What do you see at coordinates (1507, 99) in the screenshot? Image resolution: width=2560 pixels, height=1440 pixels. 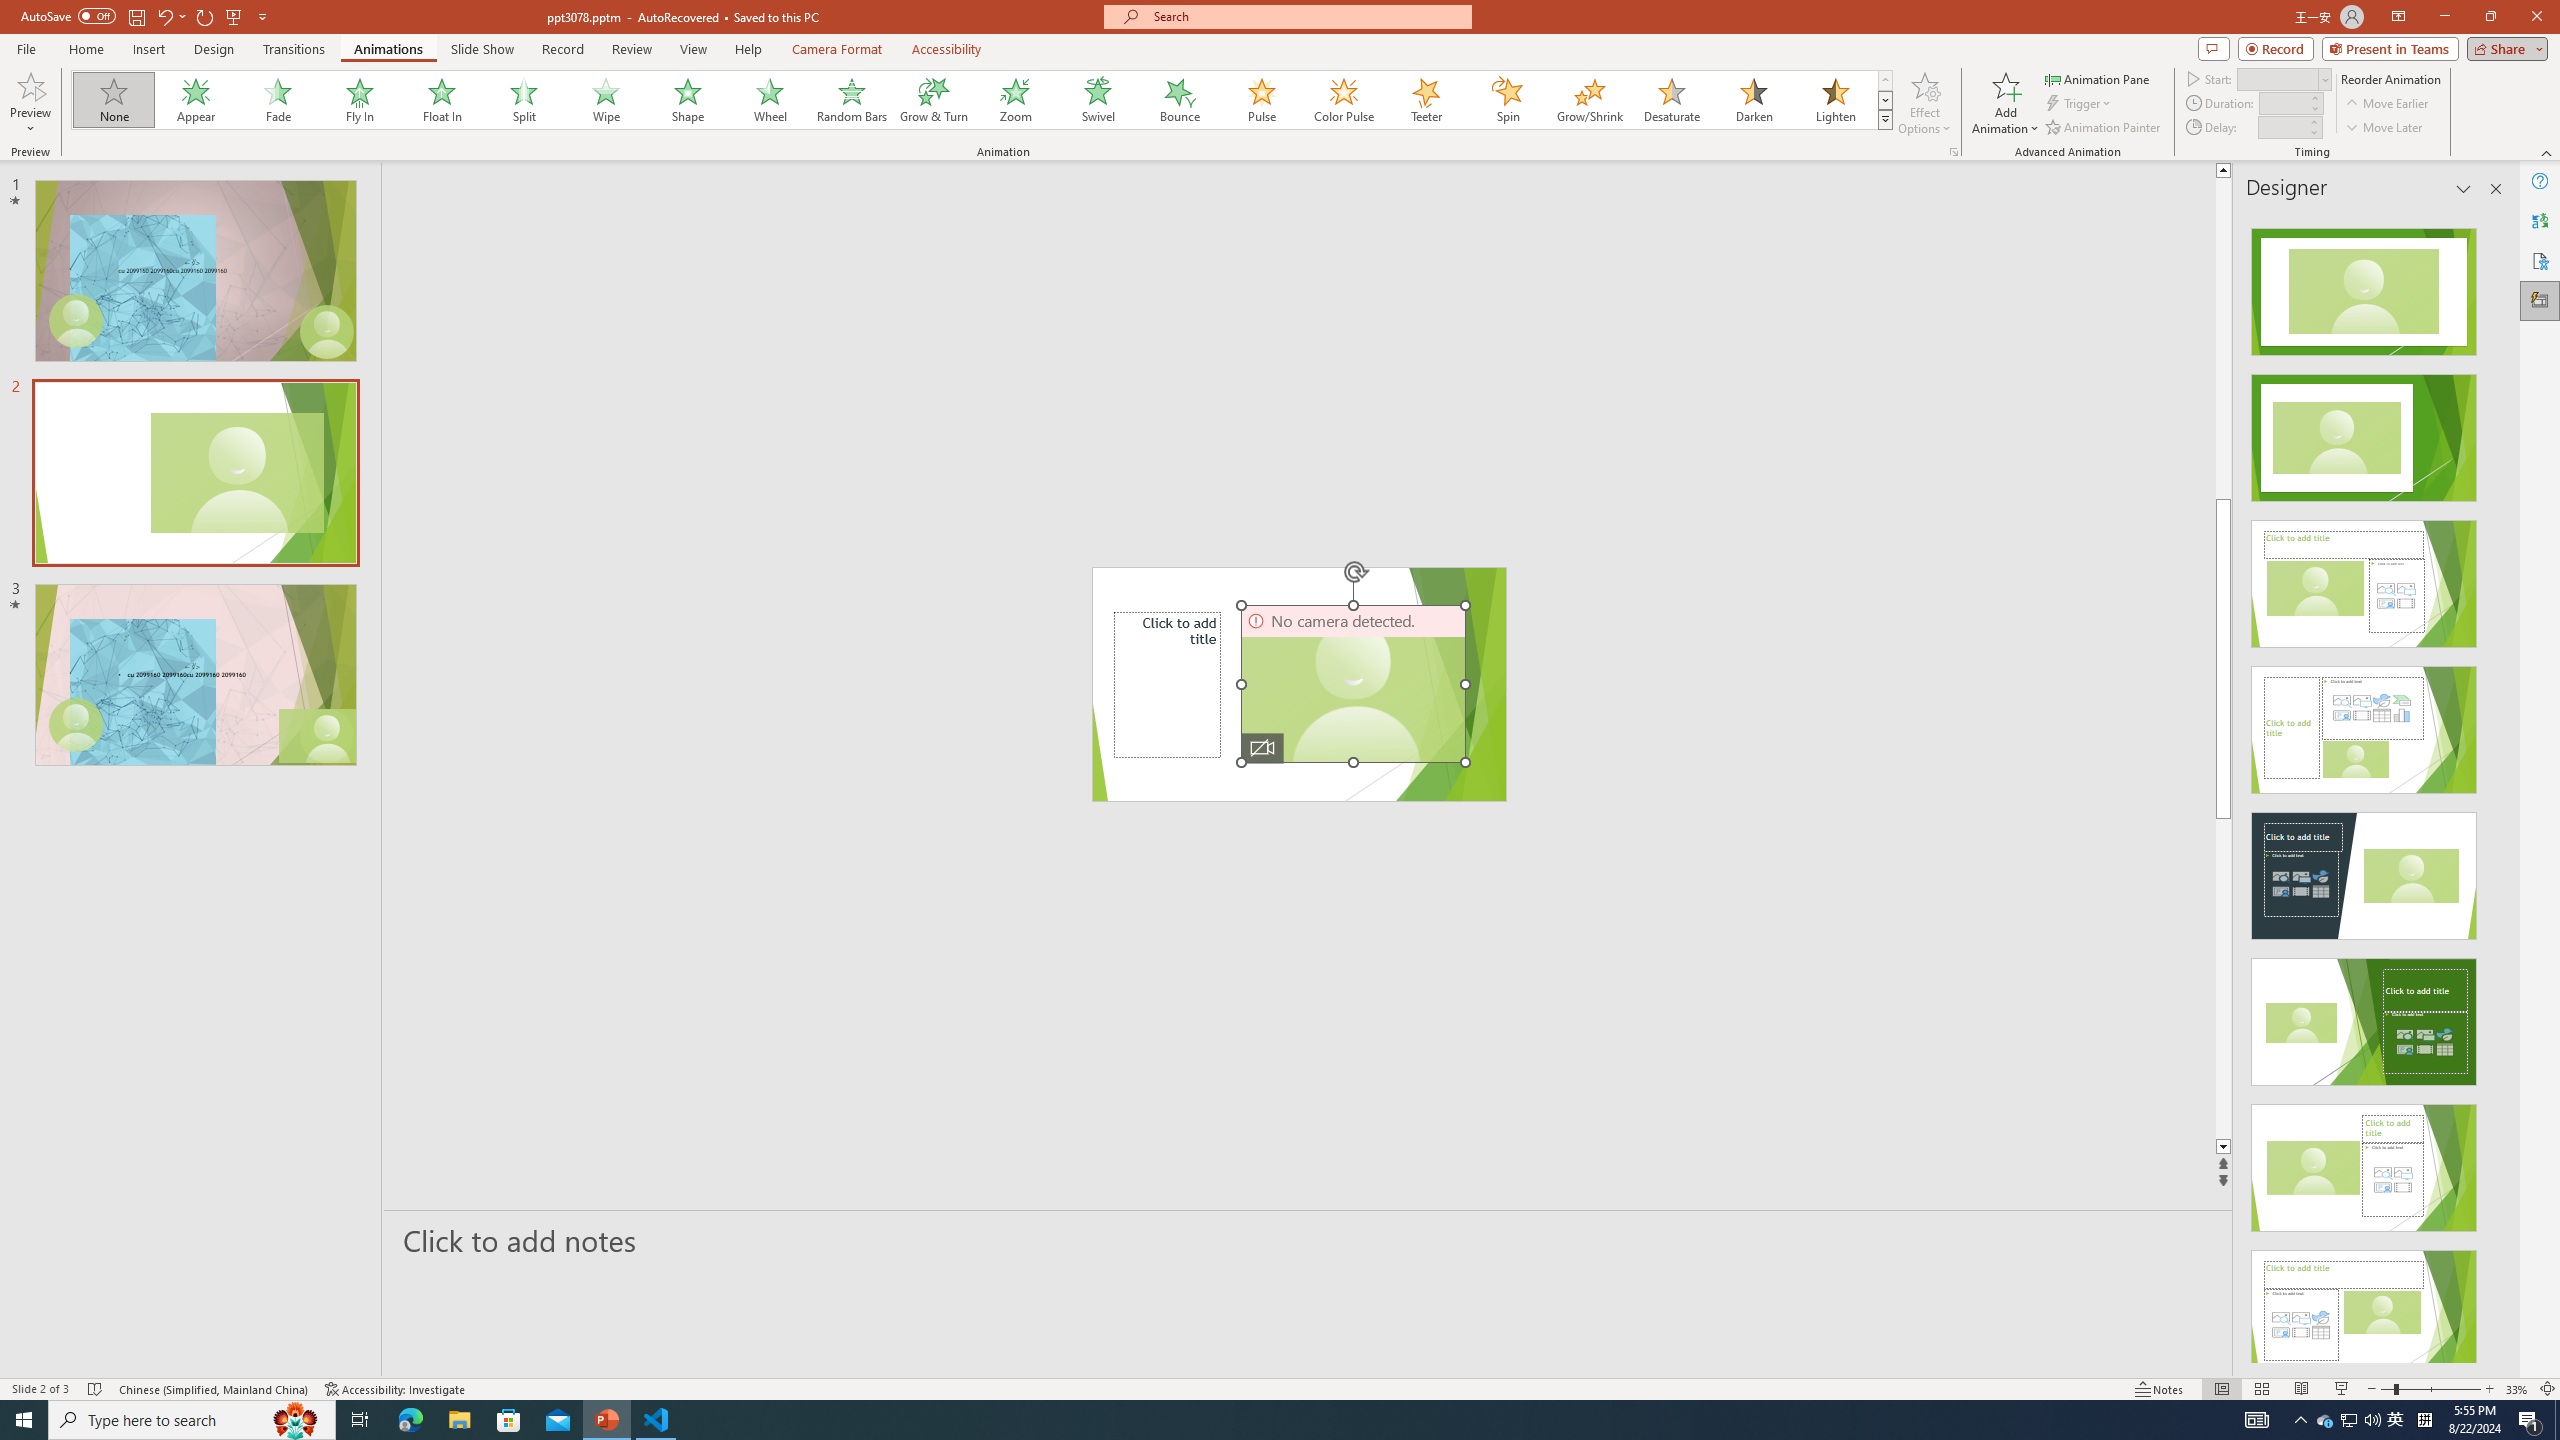 I see `'Spin'` at bounding box center [1507, 99].